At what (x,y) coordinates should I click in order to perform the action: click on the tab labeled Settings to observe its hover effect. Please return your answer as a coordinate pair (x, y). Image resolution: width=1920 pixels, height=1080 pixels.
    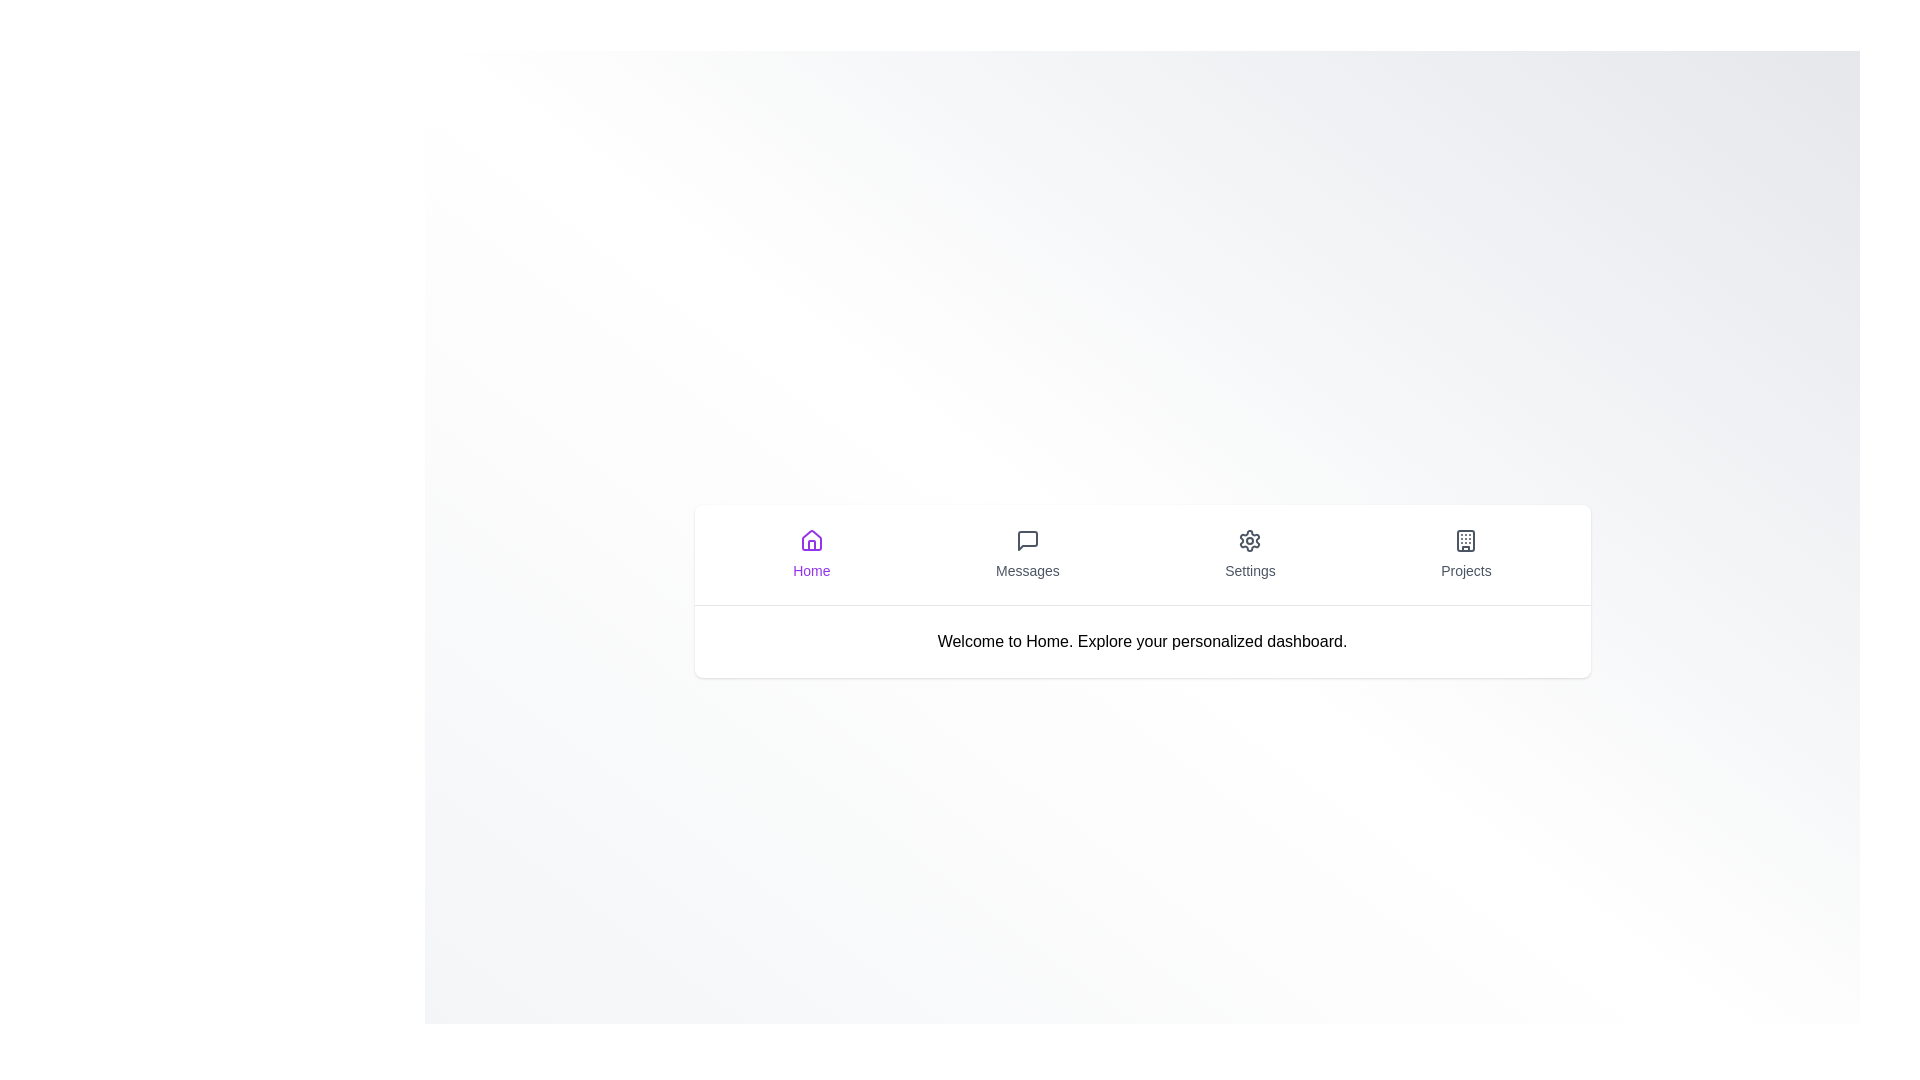
    Looking at the image, I should click on (1249, 554).